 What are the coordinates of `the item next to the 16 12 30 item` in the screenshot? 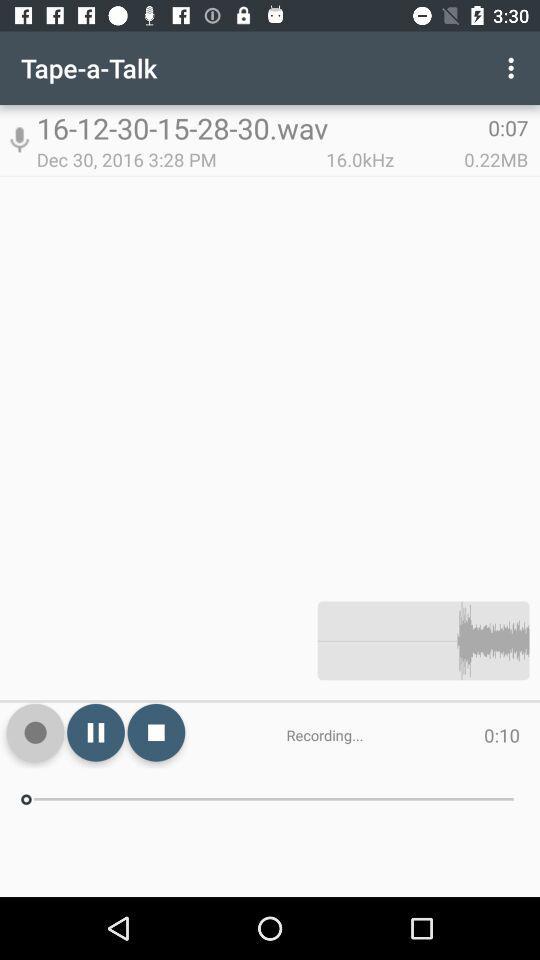 It's located at (513, 68).